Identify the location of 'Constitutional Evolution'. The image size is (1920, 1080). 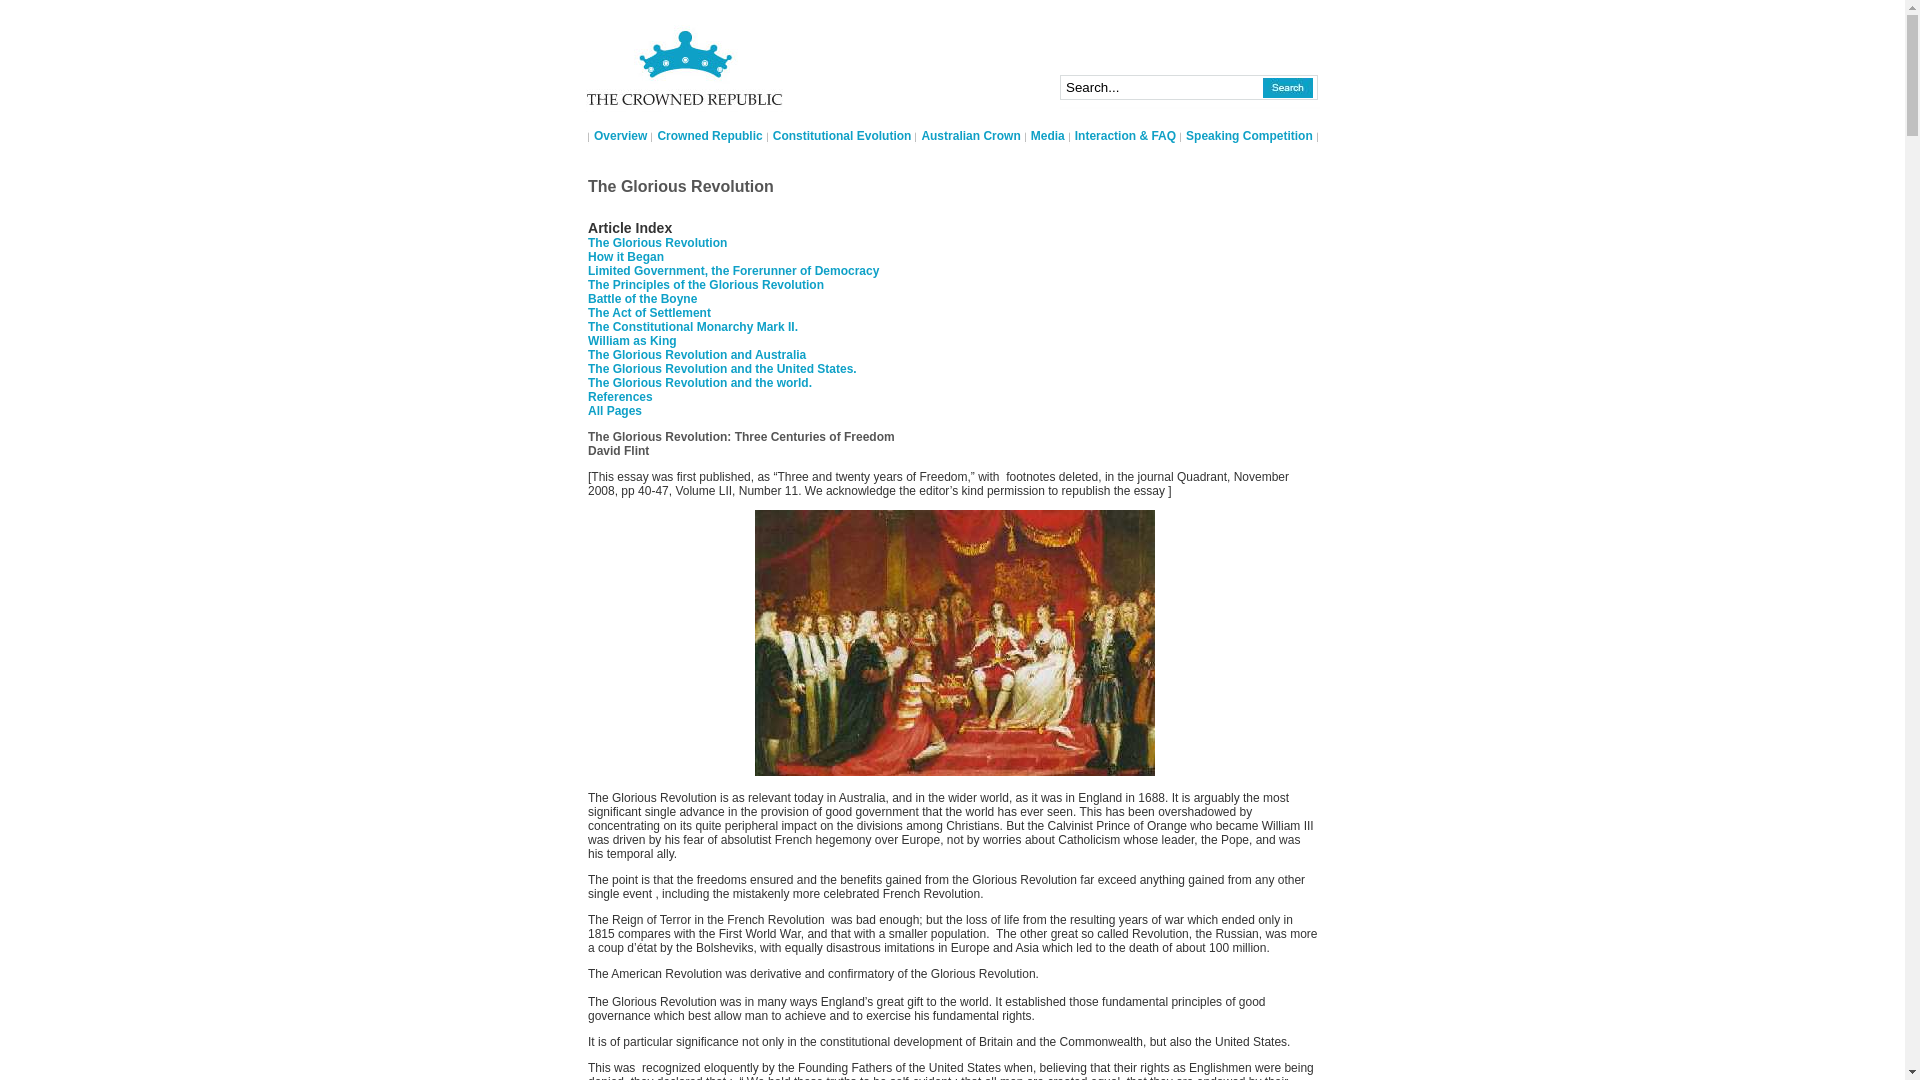
(842, 135).